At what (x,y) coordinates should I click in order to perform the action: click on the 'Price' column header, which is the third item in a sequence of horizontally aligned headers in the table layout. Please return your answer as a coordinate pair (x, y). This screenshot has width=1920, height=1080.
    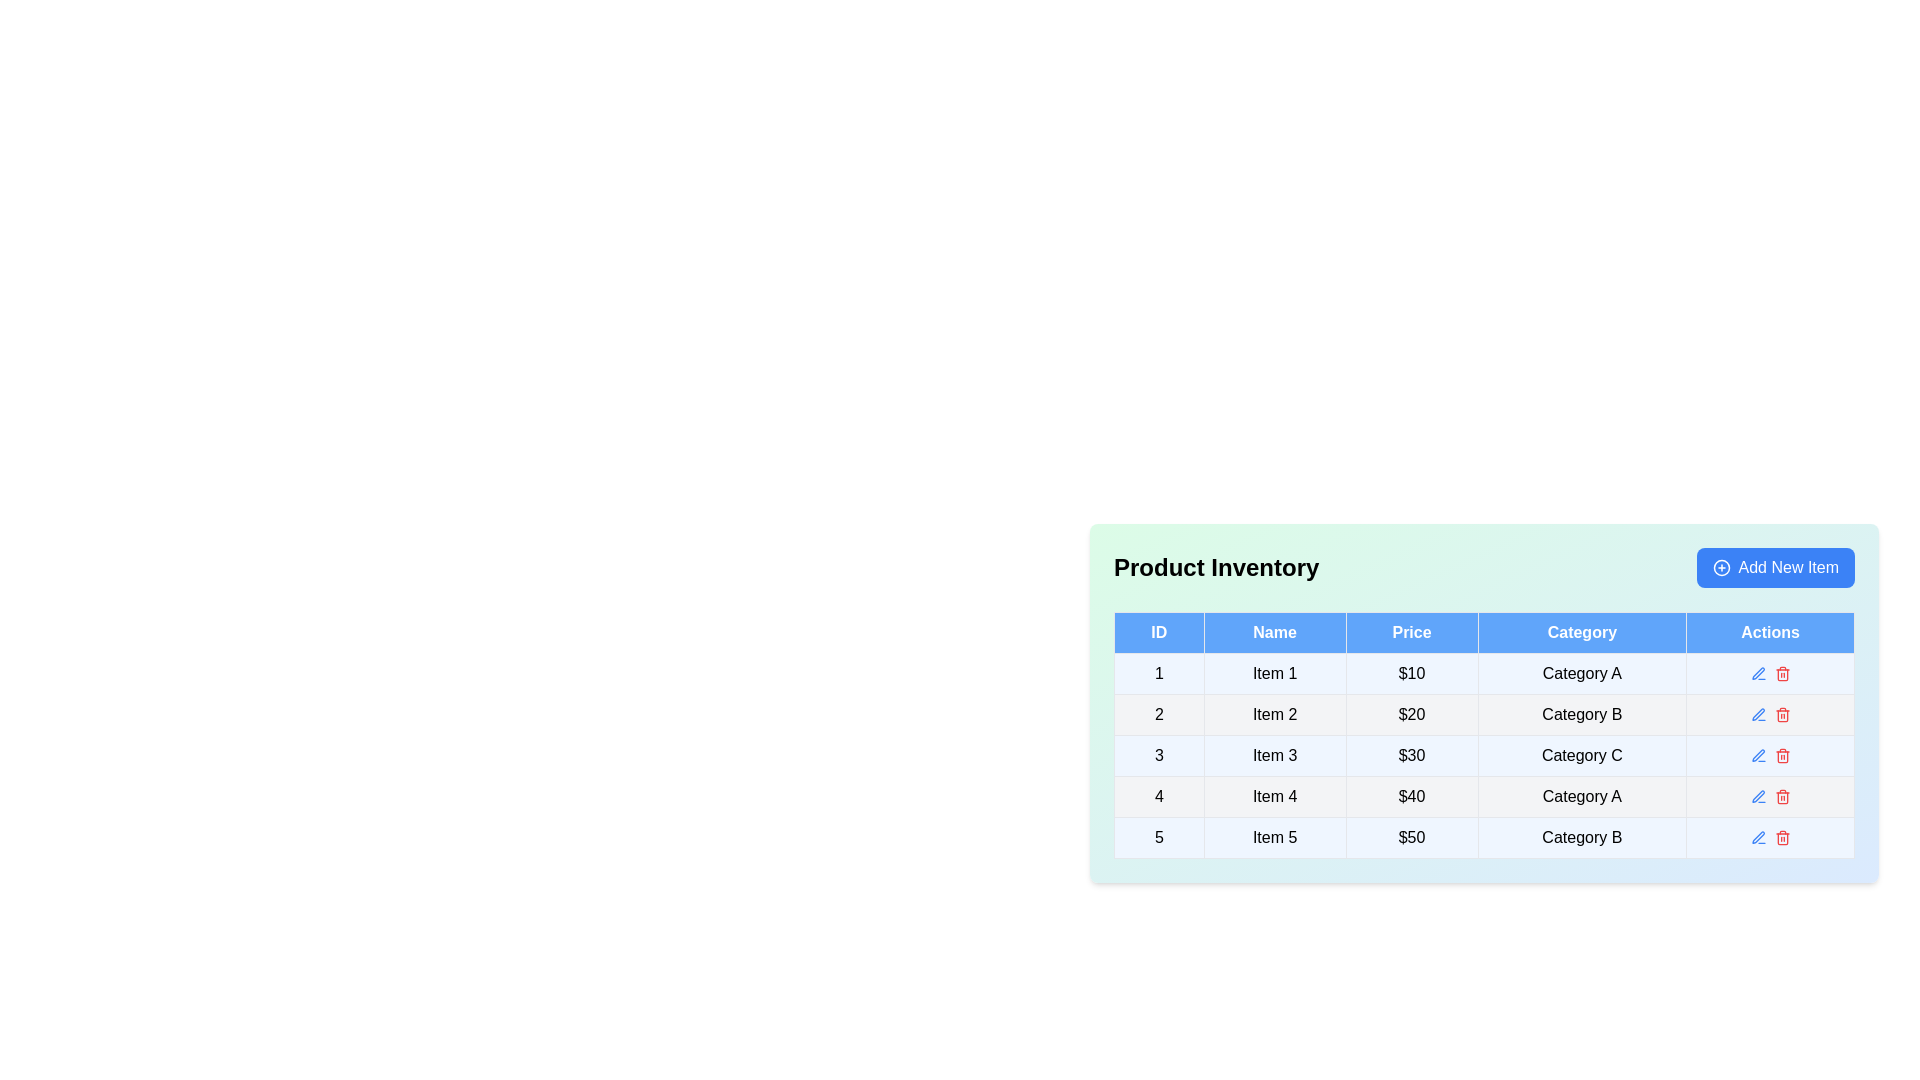
    Looking at the image, I should click on (1410, 632).